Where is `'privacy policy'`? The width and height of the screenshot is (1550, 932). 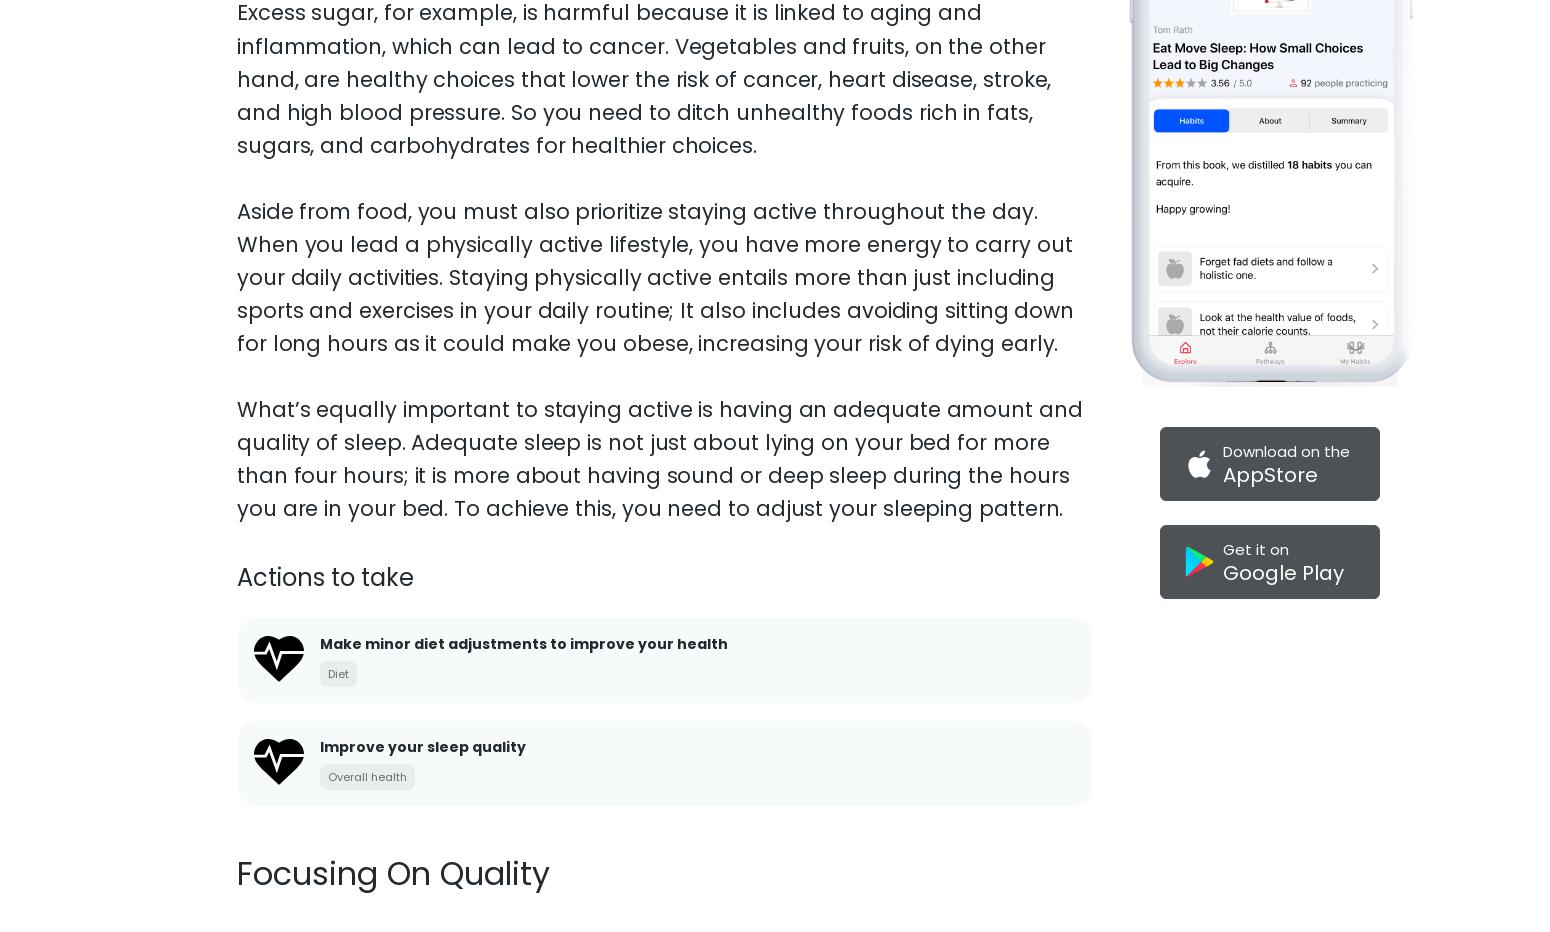
'privacy policy' is located at coordinates (962, 46).